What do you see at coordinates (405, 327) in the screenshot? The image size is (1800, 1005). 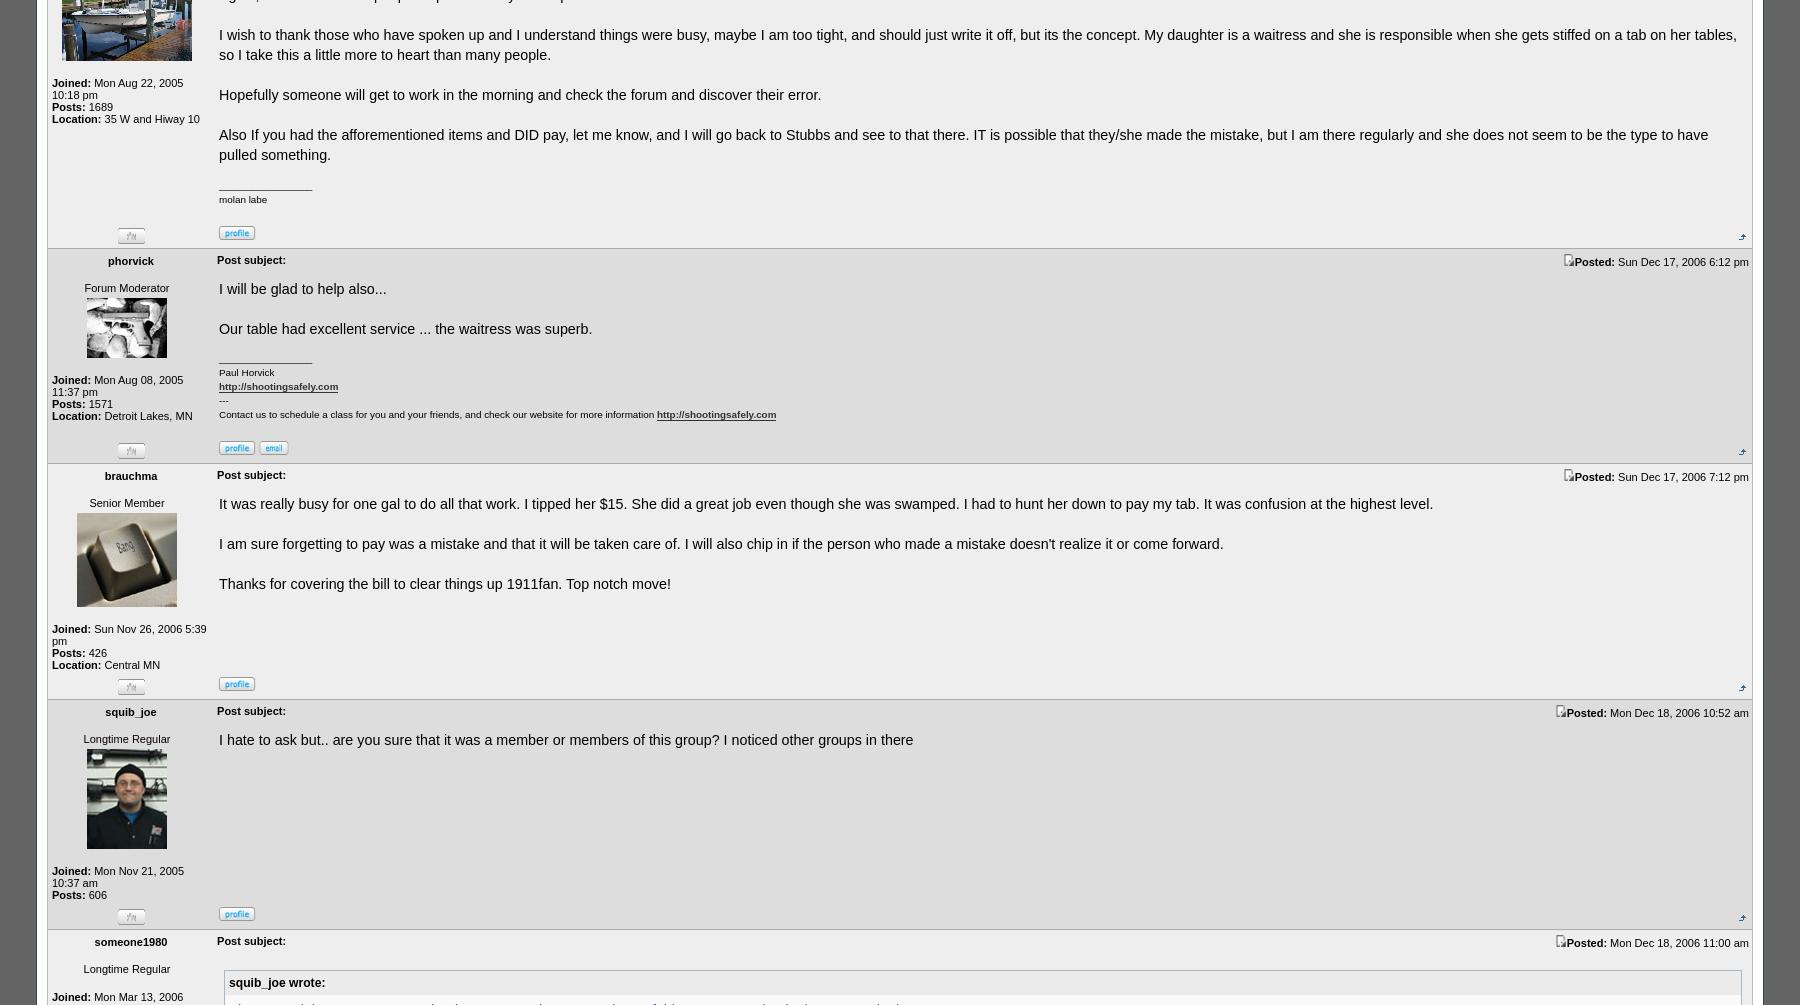 I see `'Our table had excellent service ... the waitress was superb.'` at bounding box center [405, 327].